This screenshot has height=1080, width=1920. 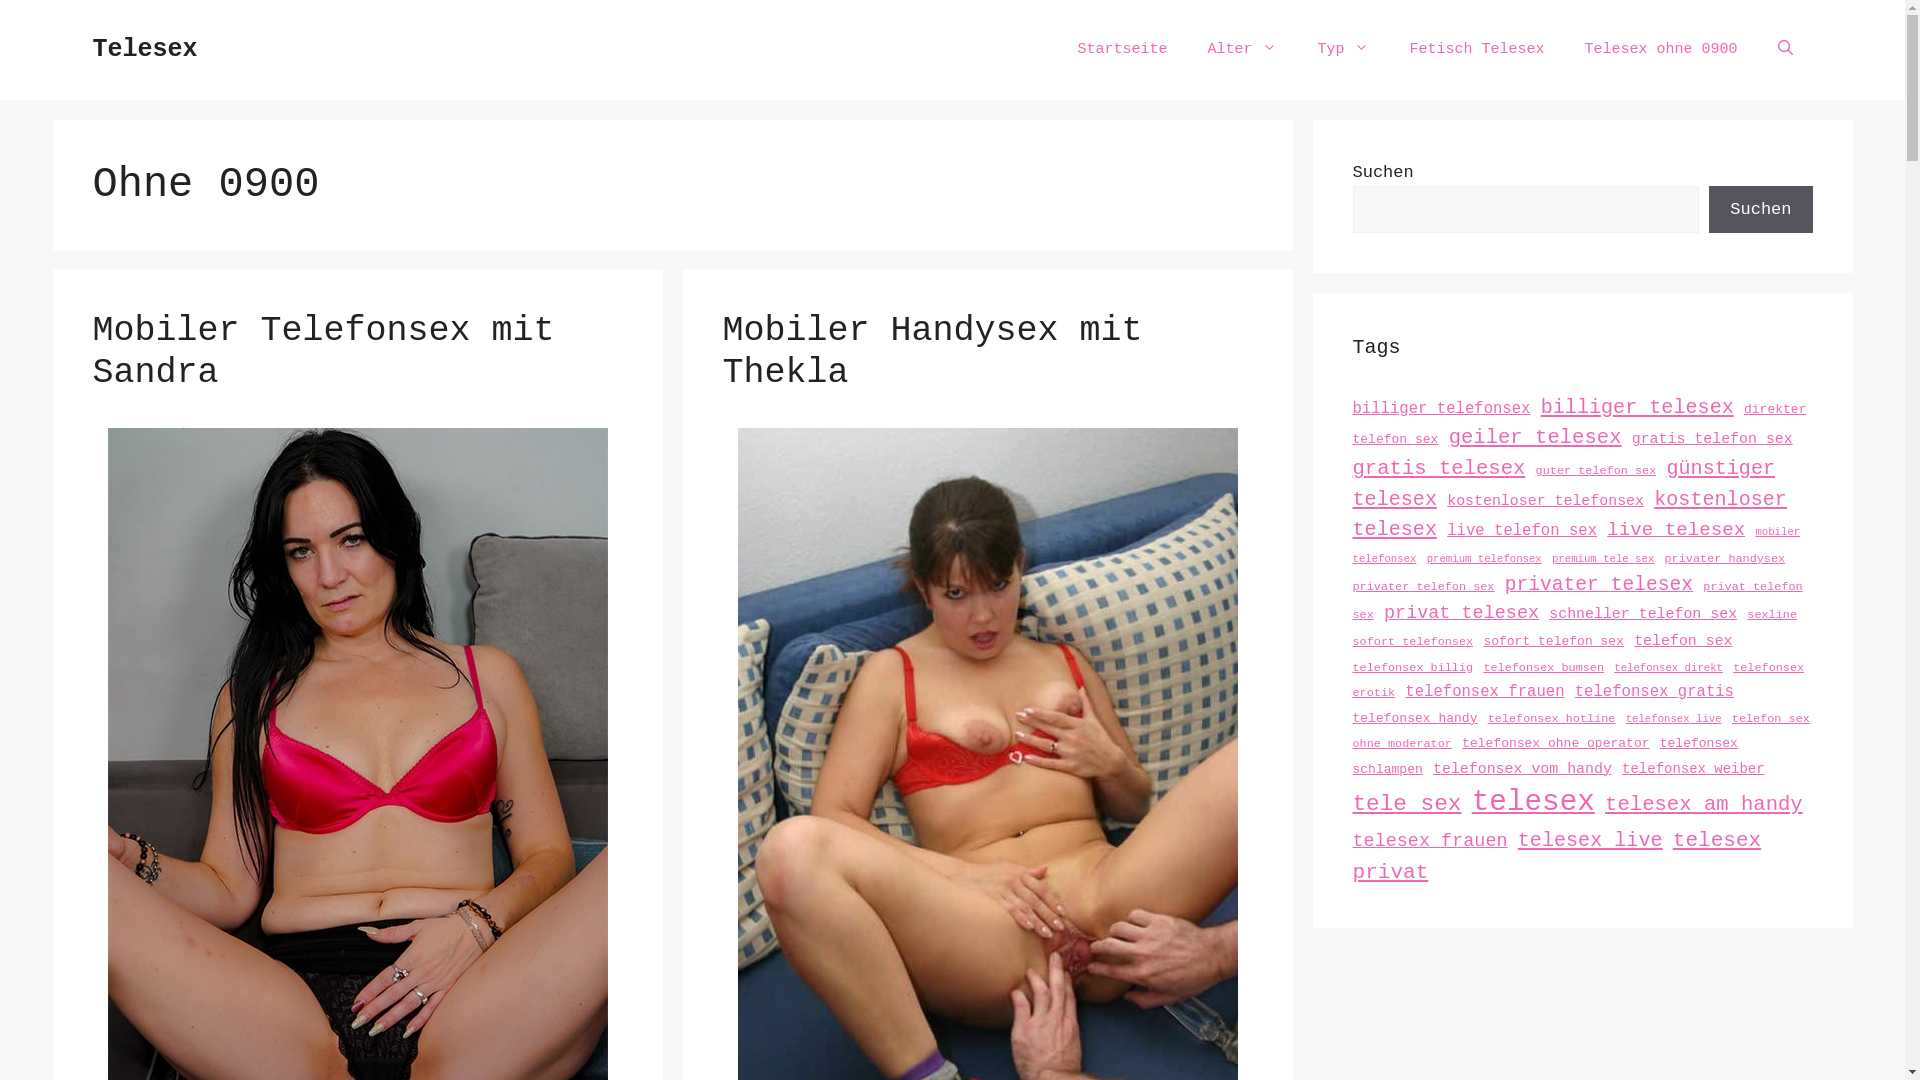 I want to click on 'Startseite', so click(x=1122, y=49).